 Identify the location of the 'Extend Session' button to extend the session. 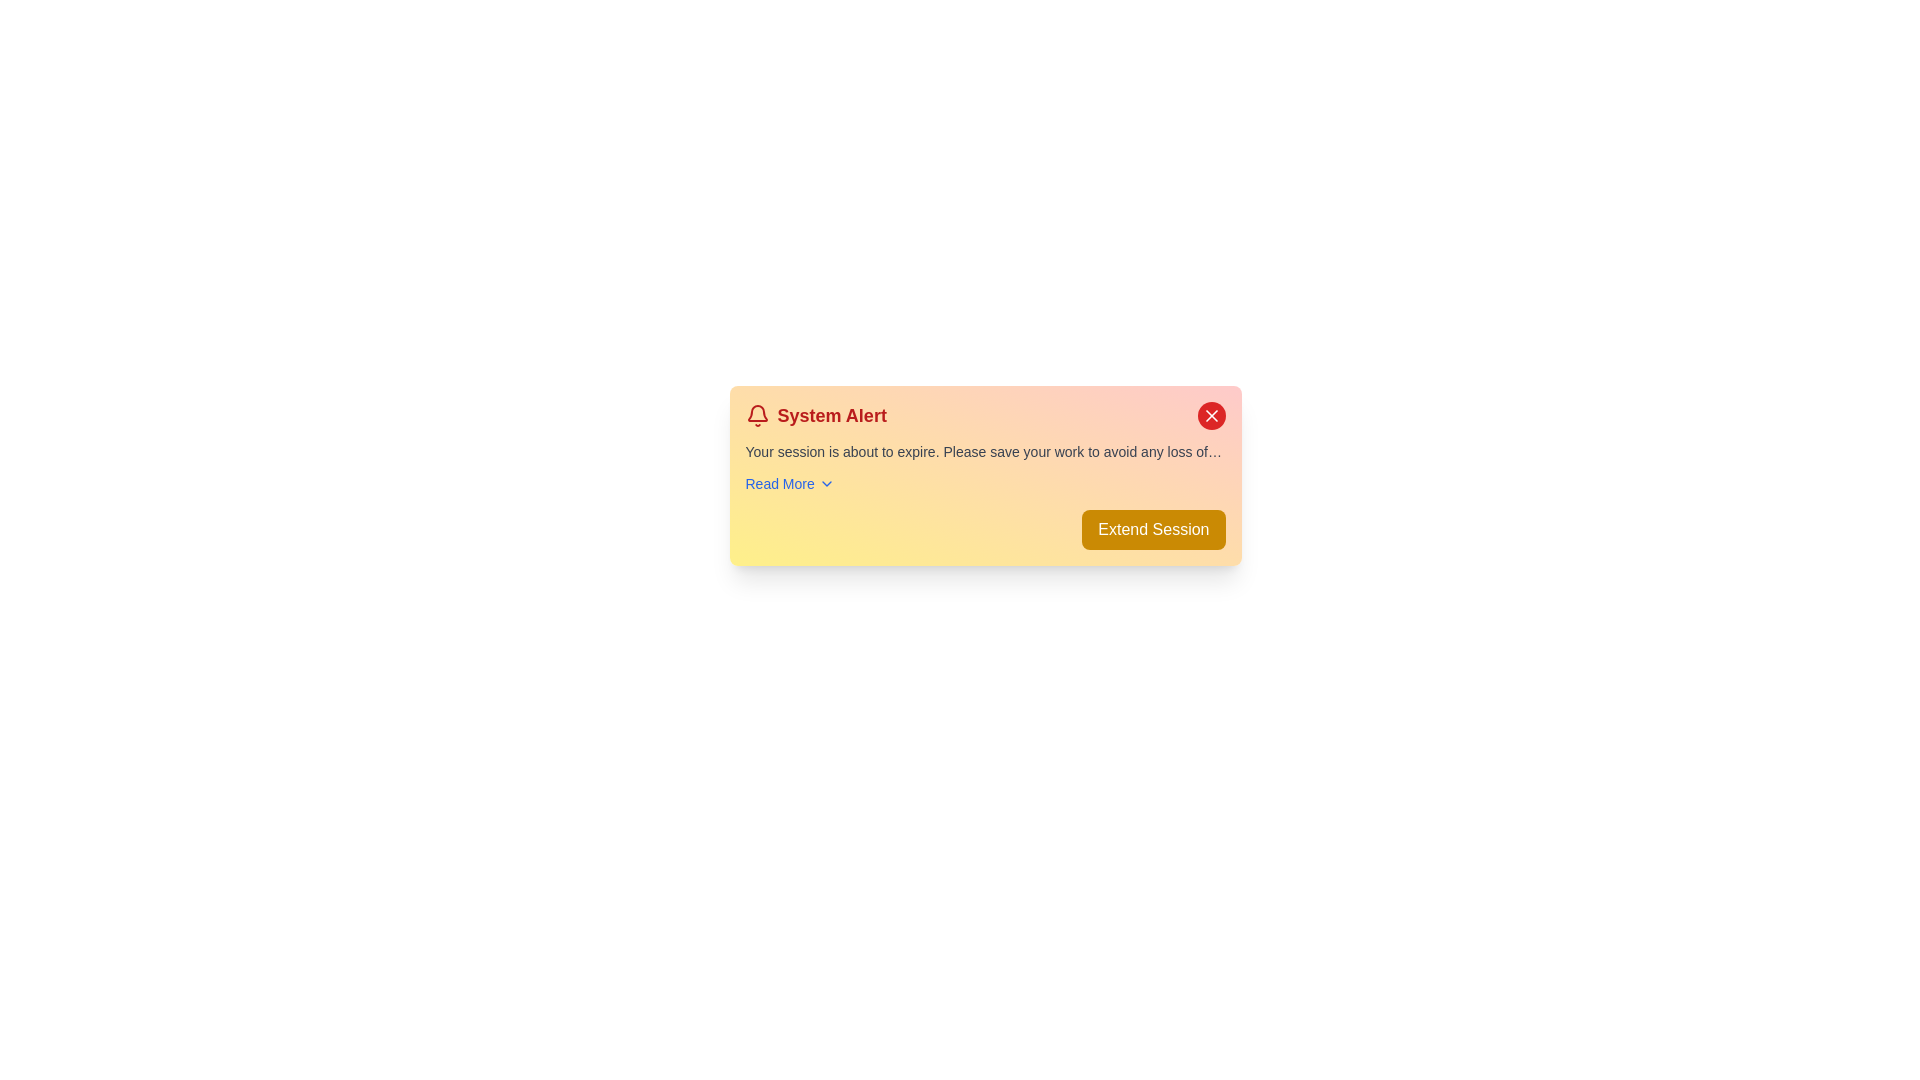
(1153, 528).